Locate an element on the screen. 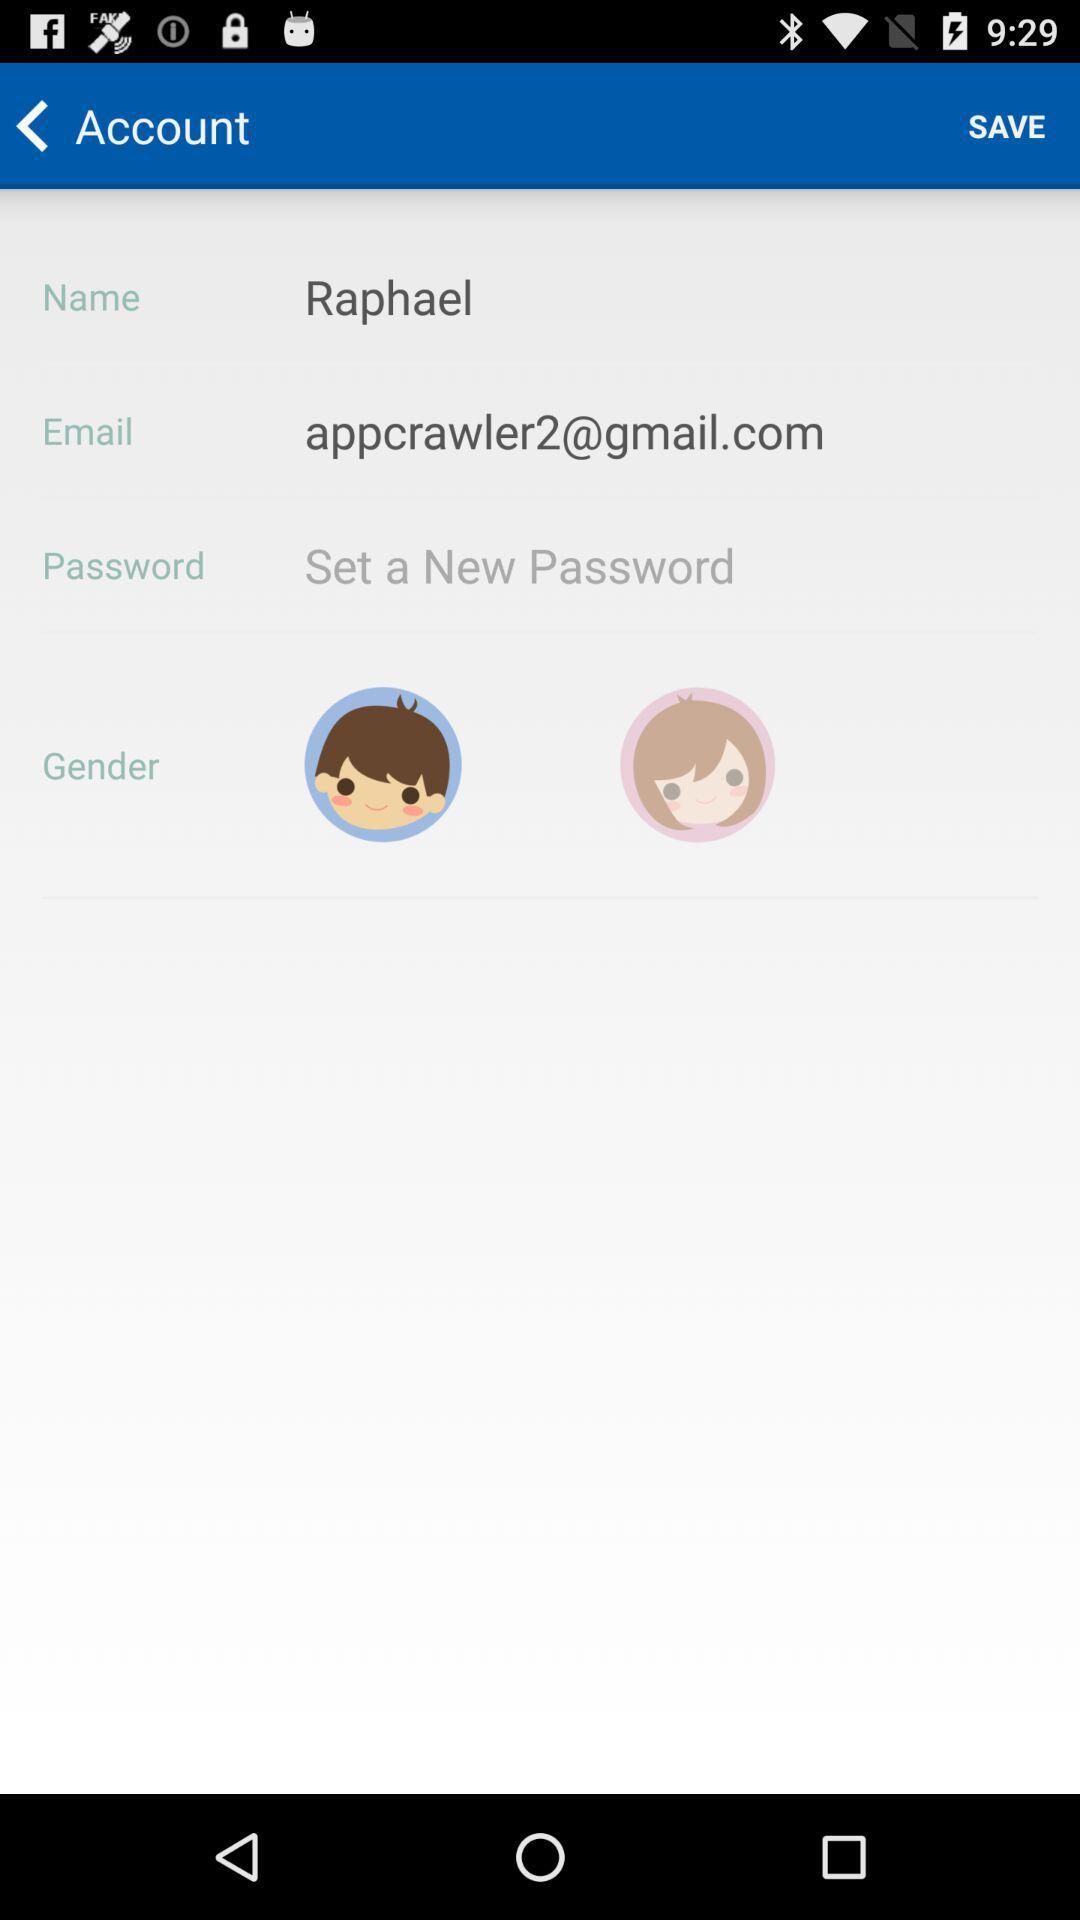  choose gender is located at coordinates (383, 763).